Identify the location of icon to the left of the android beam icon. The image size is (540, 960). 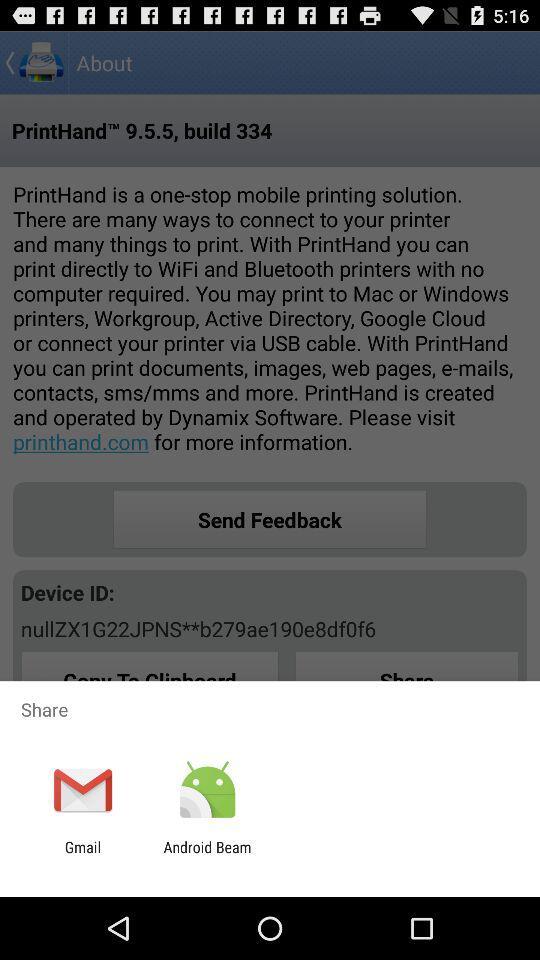
(82, 855).